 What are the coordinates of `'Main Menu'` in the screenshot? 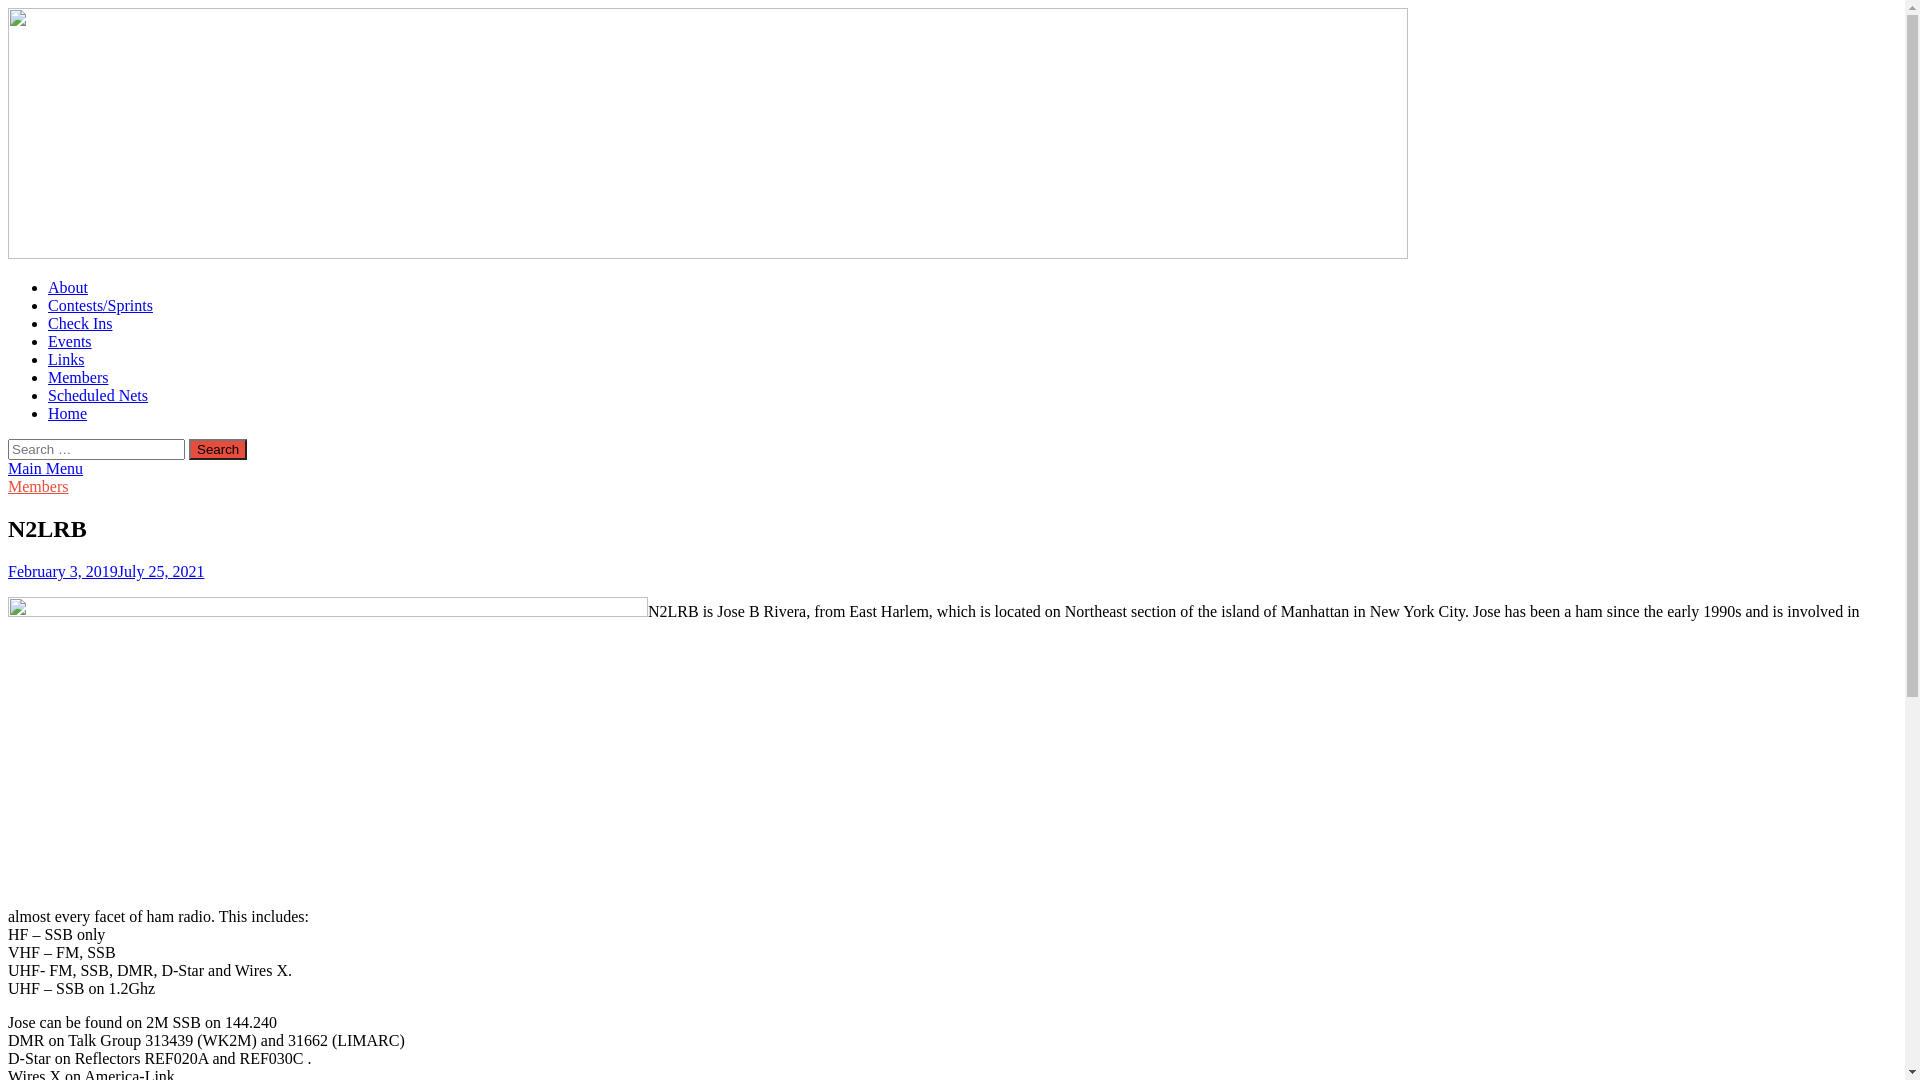 It's located at (45, 468).